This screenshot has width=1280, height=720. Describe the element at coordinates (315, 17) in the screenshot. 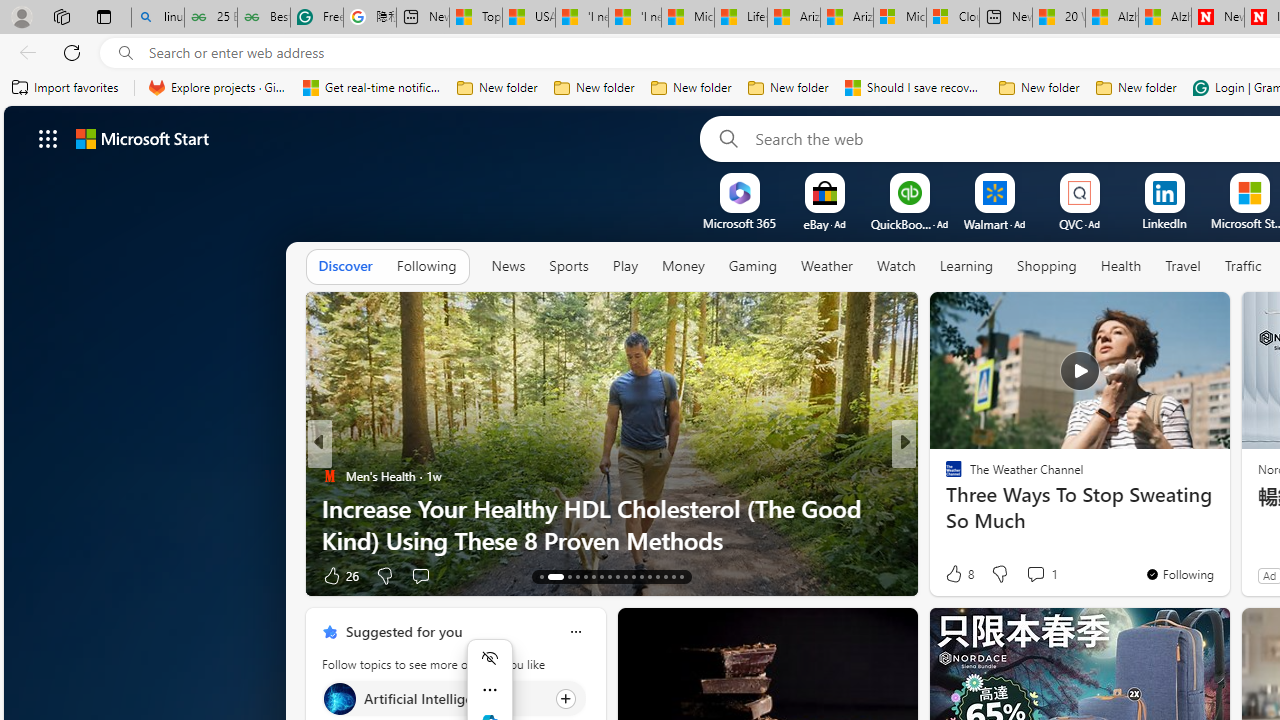

I see `'Free AI Writing Assistance for Students | Grammarly'` at that location.